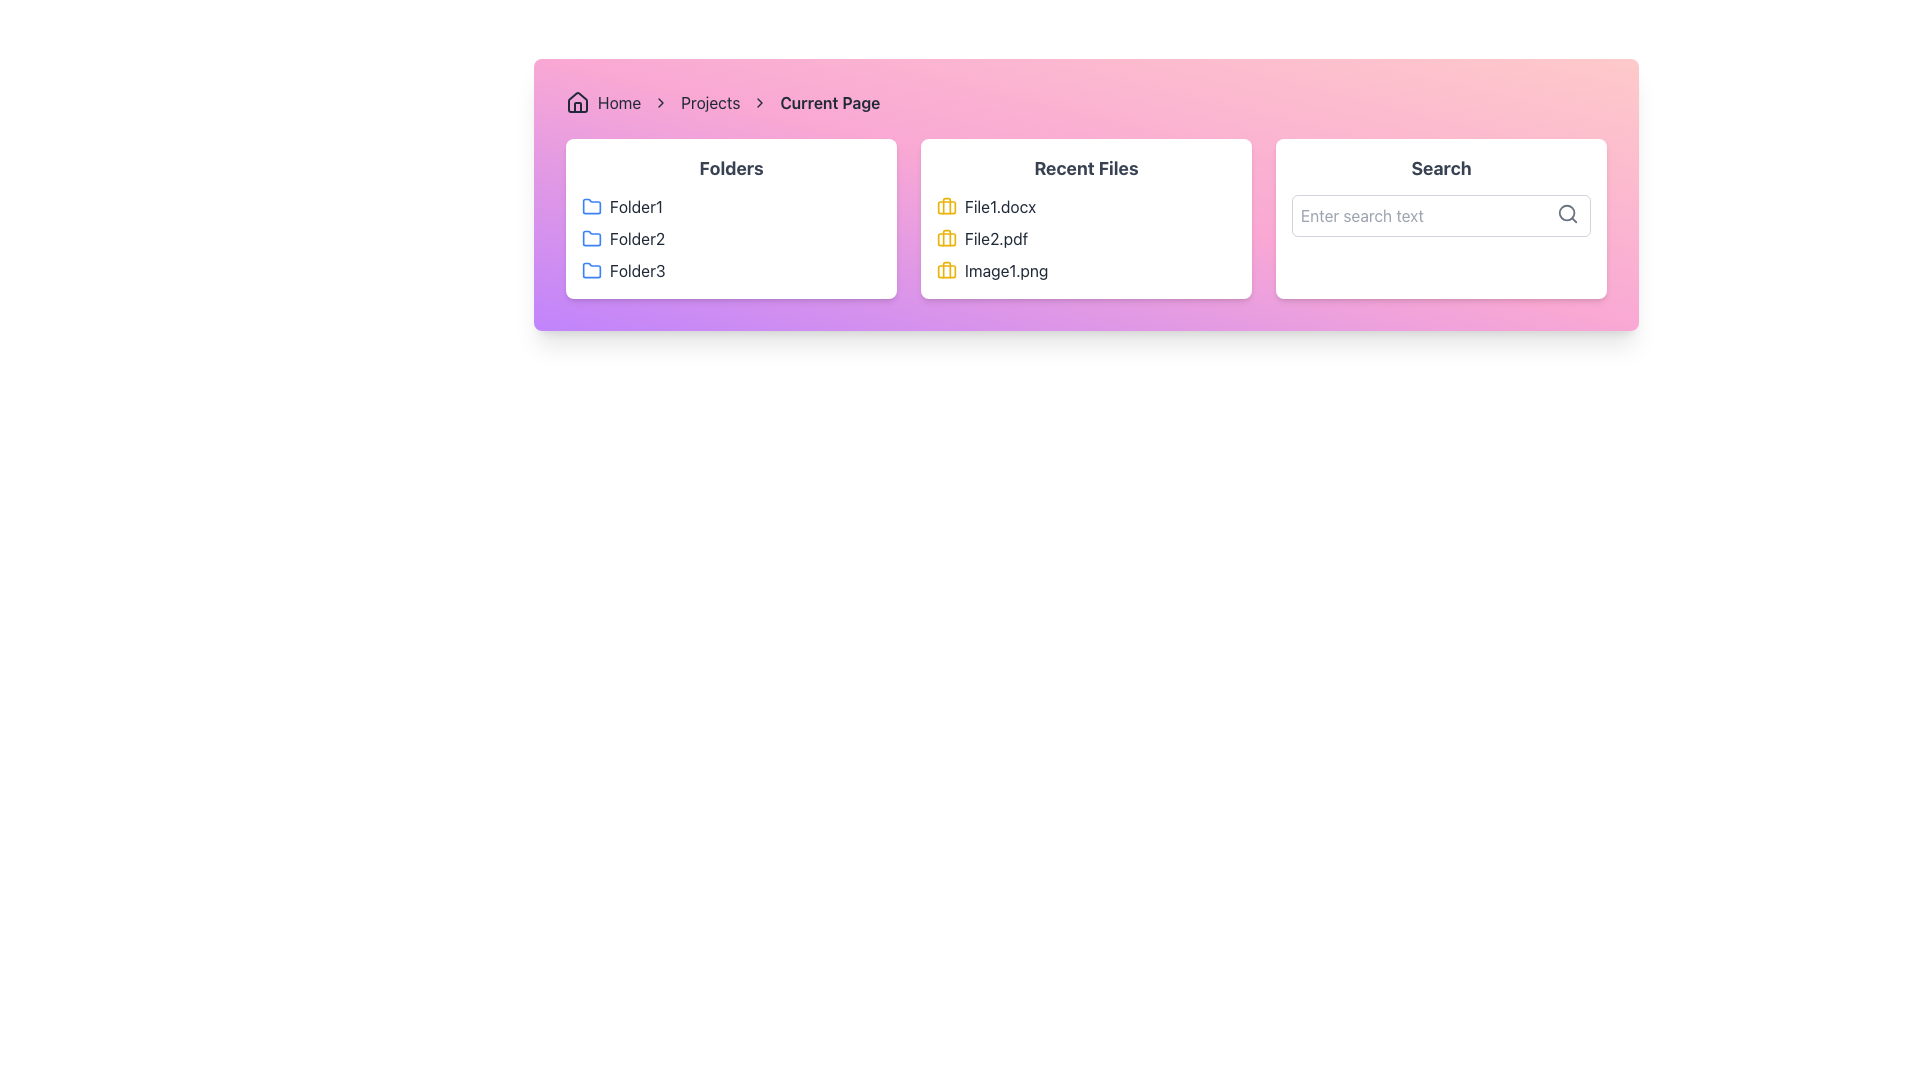  I want to click on the text label displaying 'File1.docx' located in the 'Recent Files' section, so click(1000, 207).